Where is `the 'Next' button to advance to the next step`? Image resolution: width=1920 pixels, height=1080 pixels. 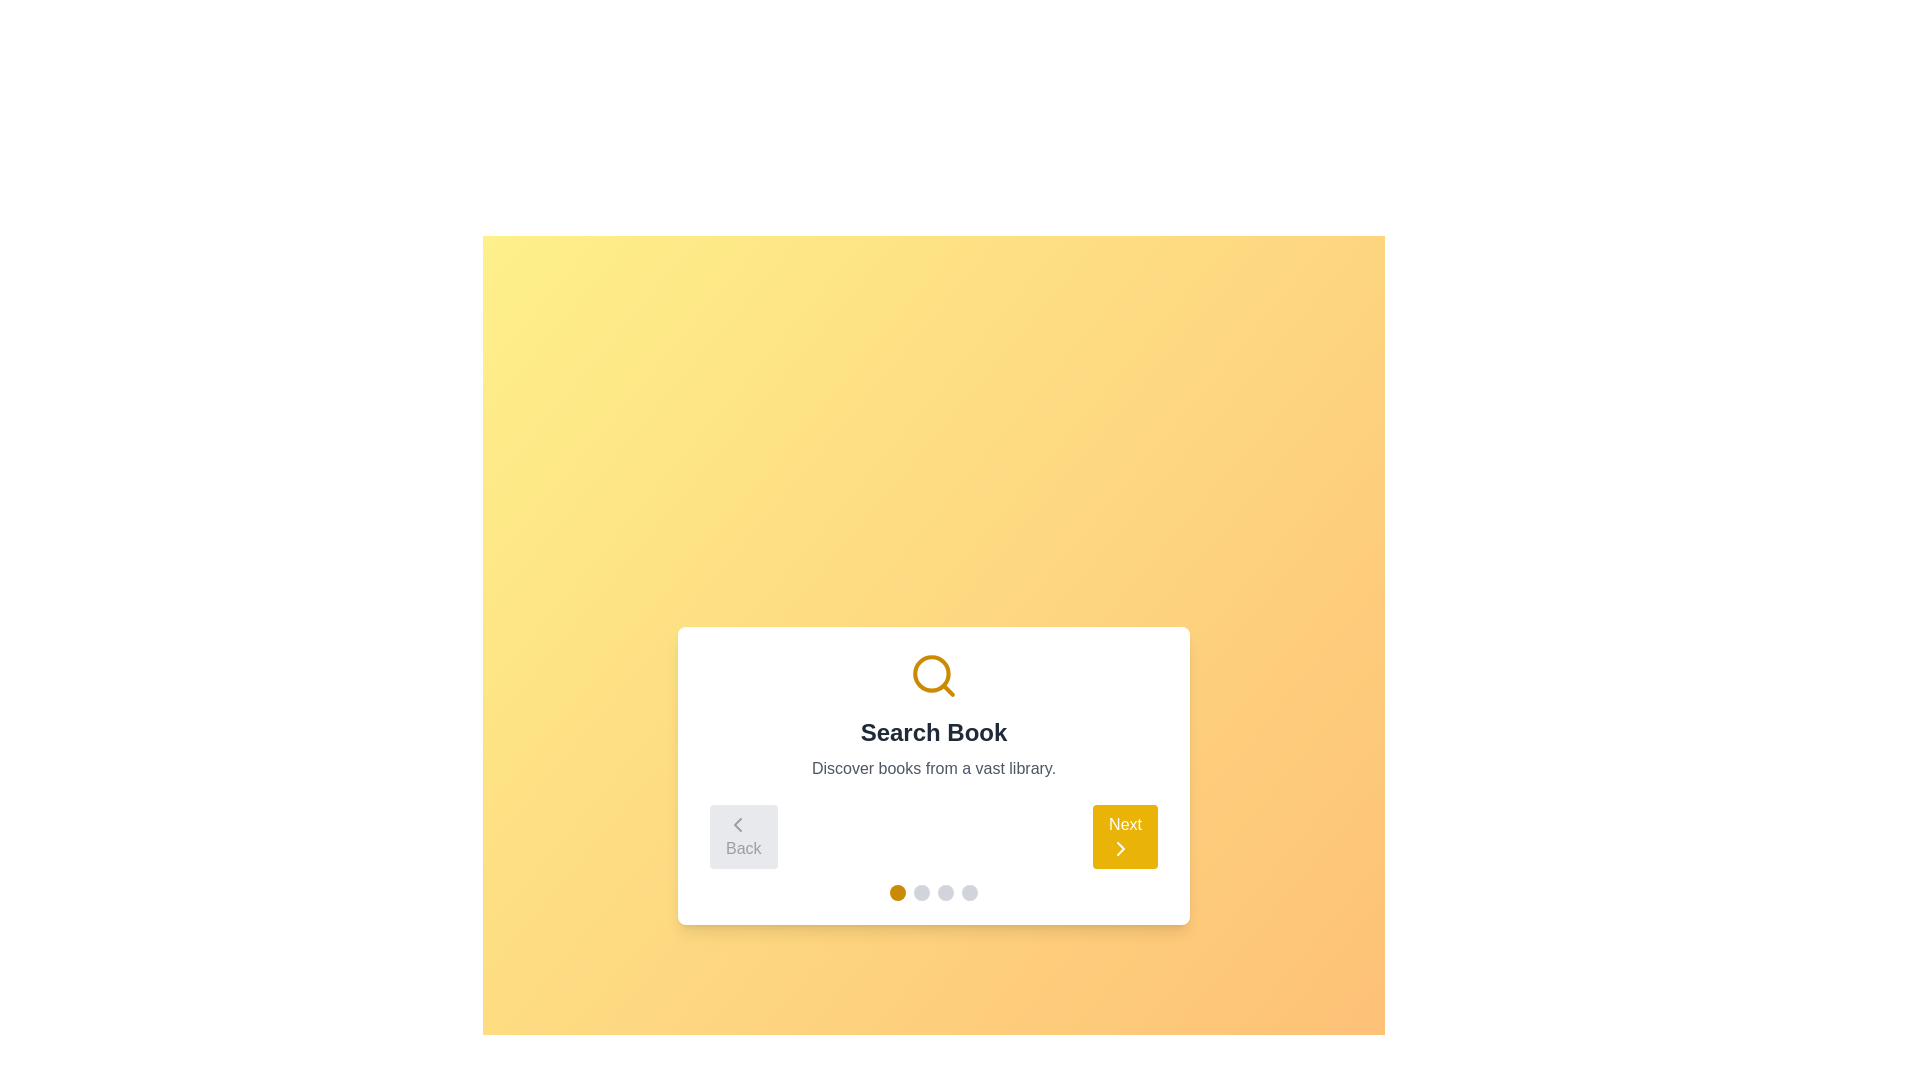
the 'Next' button to advance to the next step is located at coordinates (1124, 837).